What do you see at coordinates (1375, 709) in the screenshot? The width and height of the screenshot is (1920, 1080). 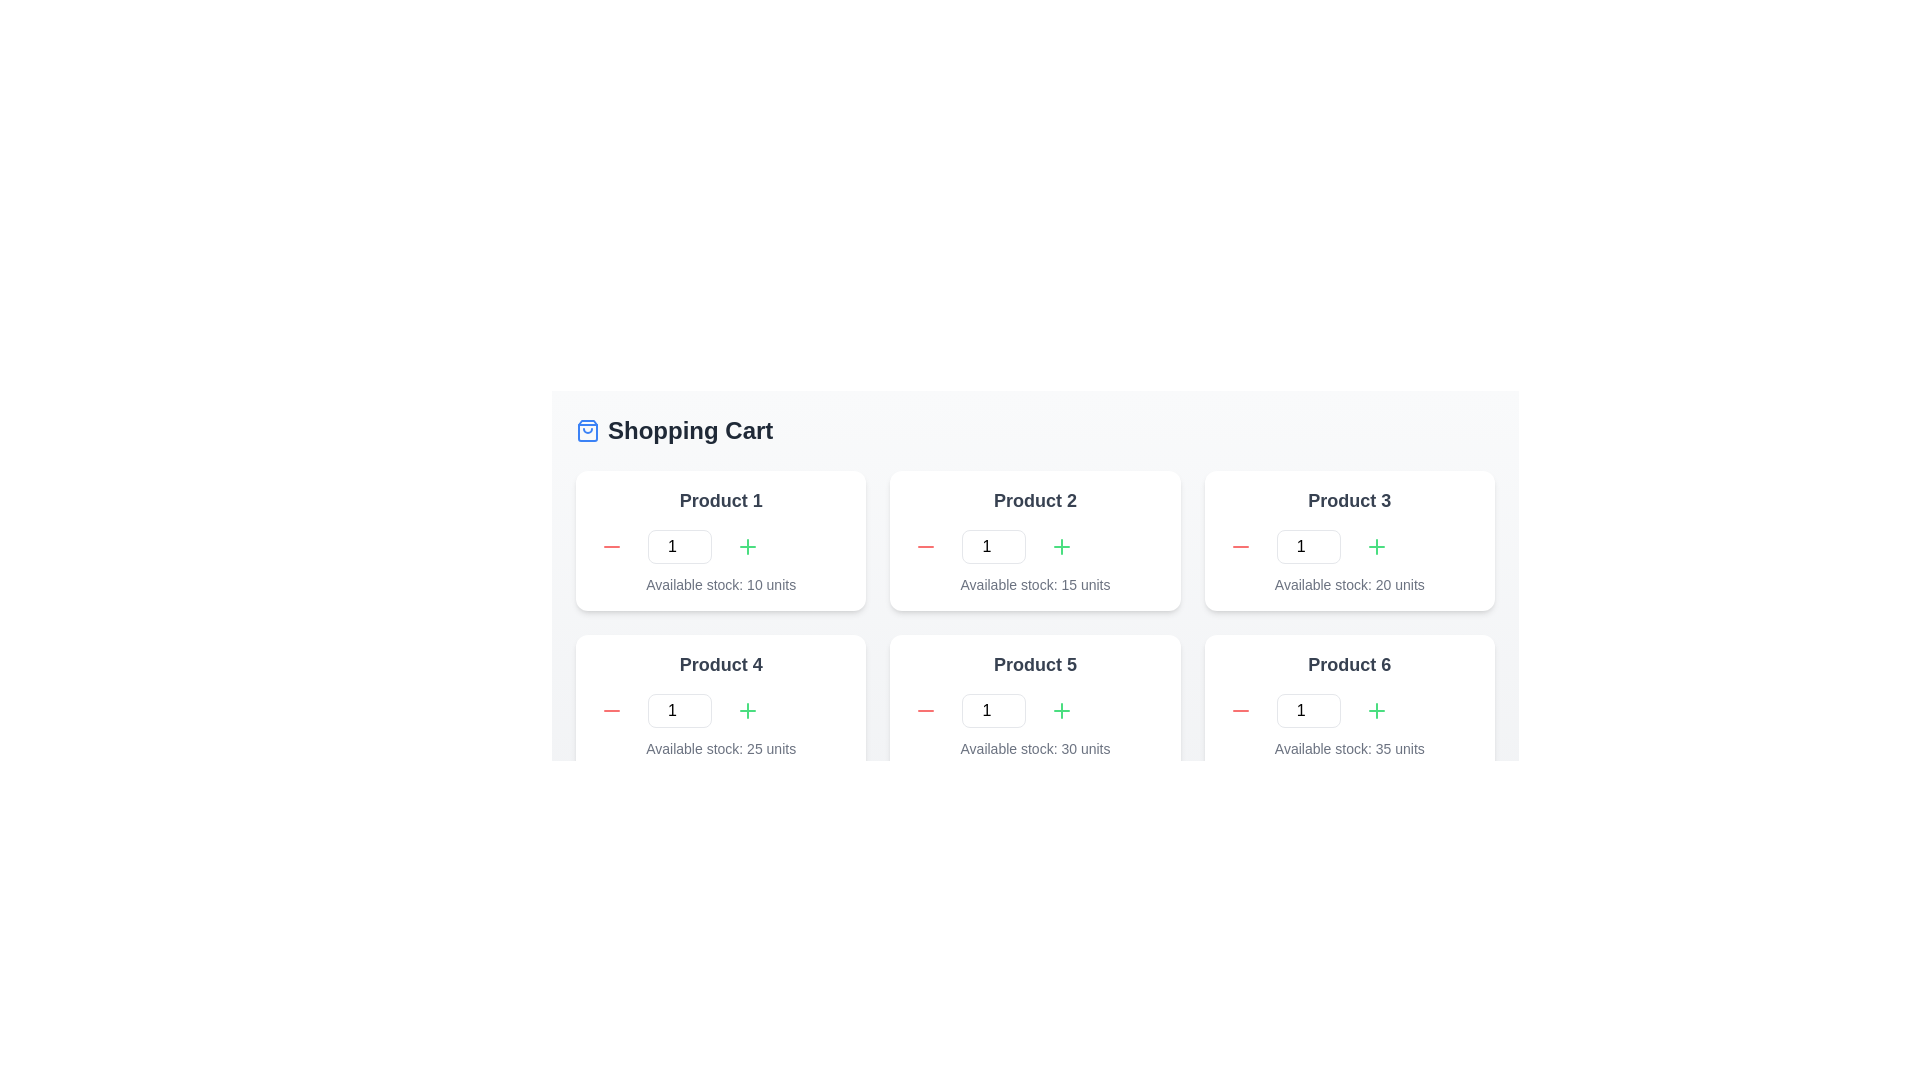 I see `the green plus icon button located at the bottom-right corner of the 'Product 6' card` at bounding box center [1375, 709].